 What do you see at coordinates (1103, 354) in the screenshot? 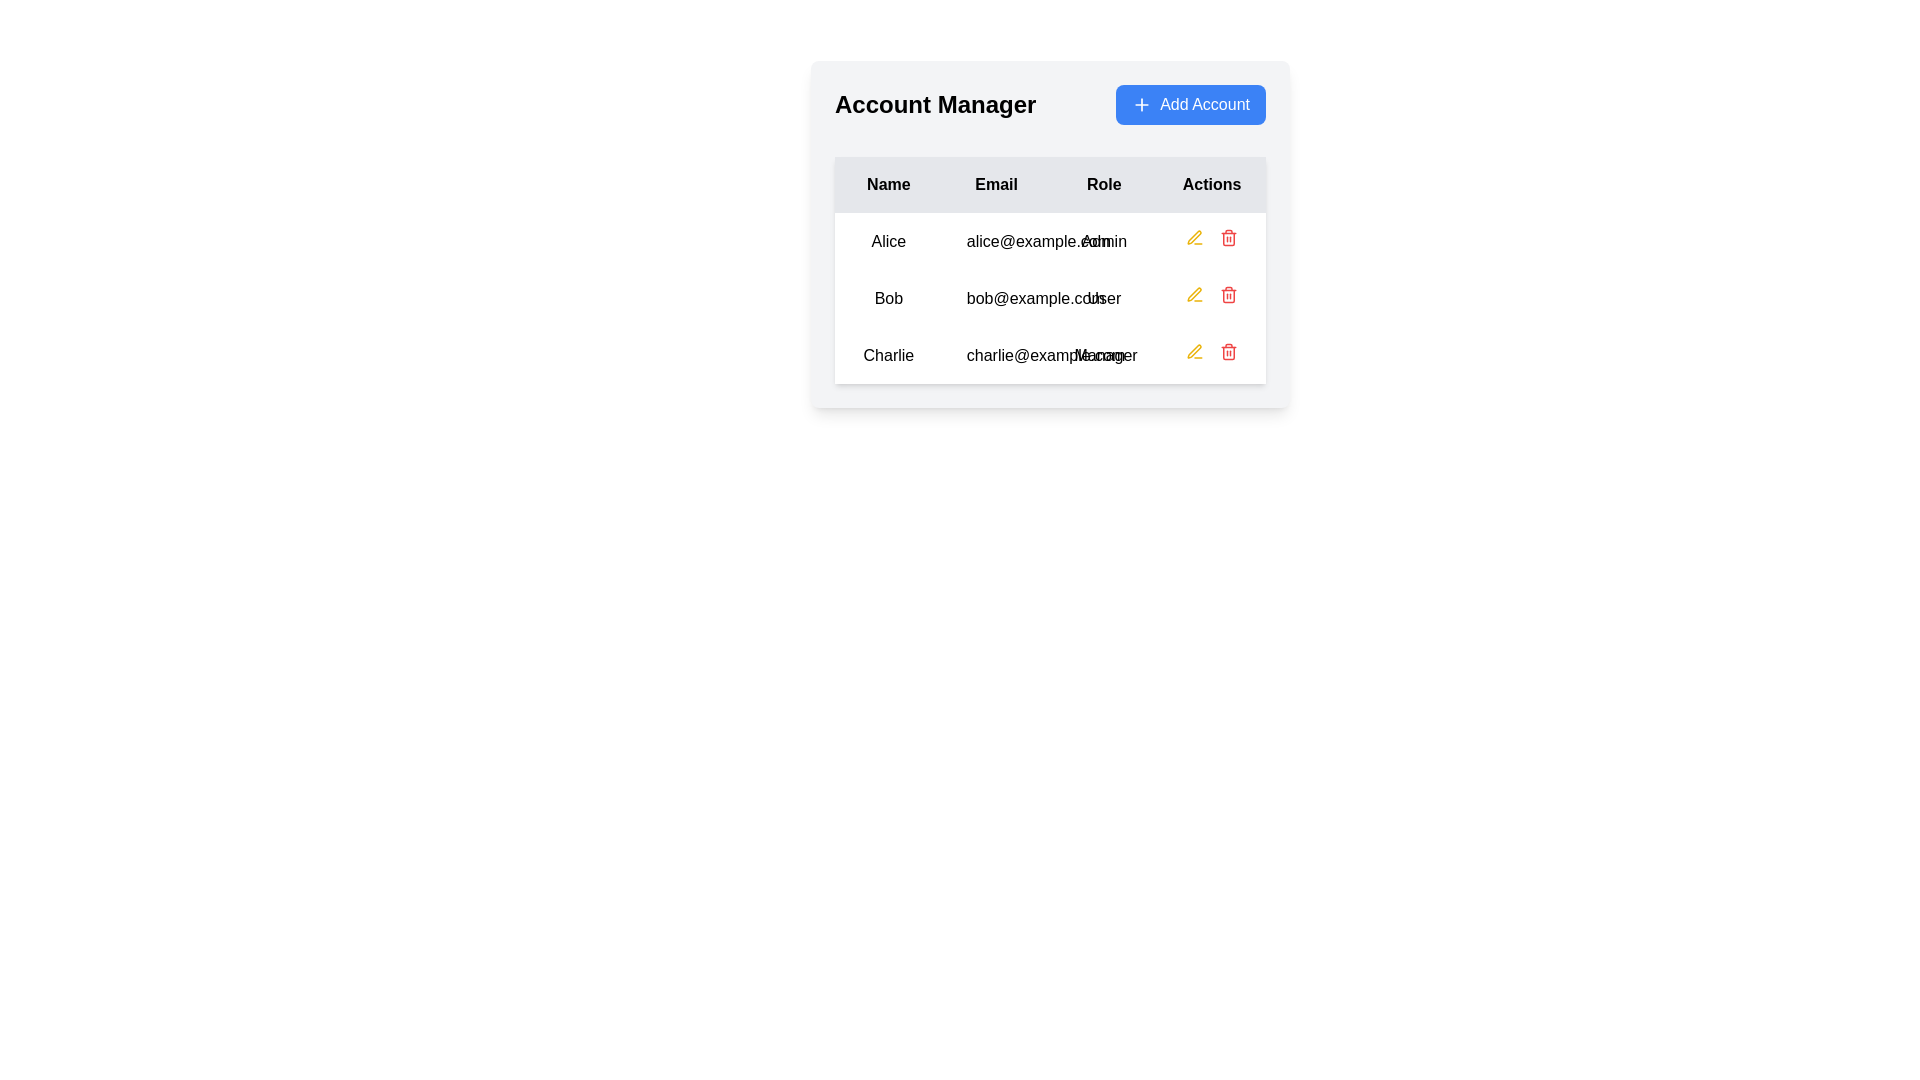
I see `the text element reading 'Manager' located in the 'Role' column of the table, aligned with the row containing 'Charlie' and 'charlie@example.com'` at bounding box center [1103, 354].